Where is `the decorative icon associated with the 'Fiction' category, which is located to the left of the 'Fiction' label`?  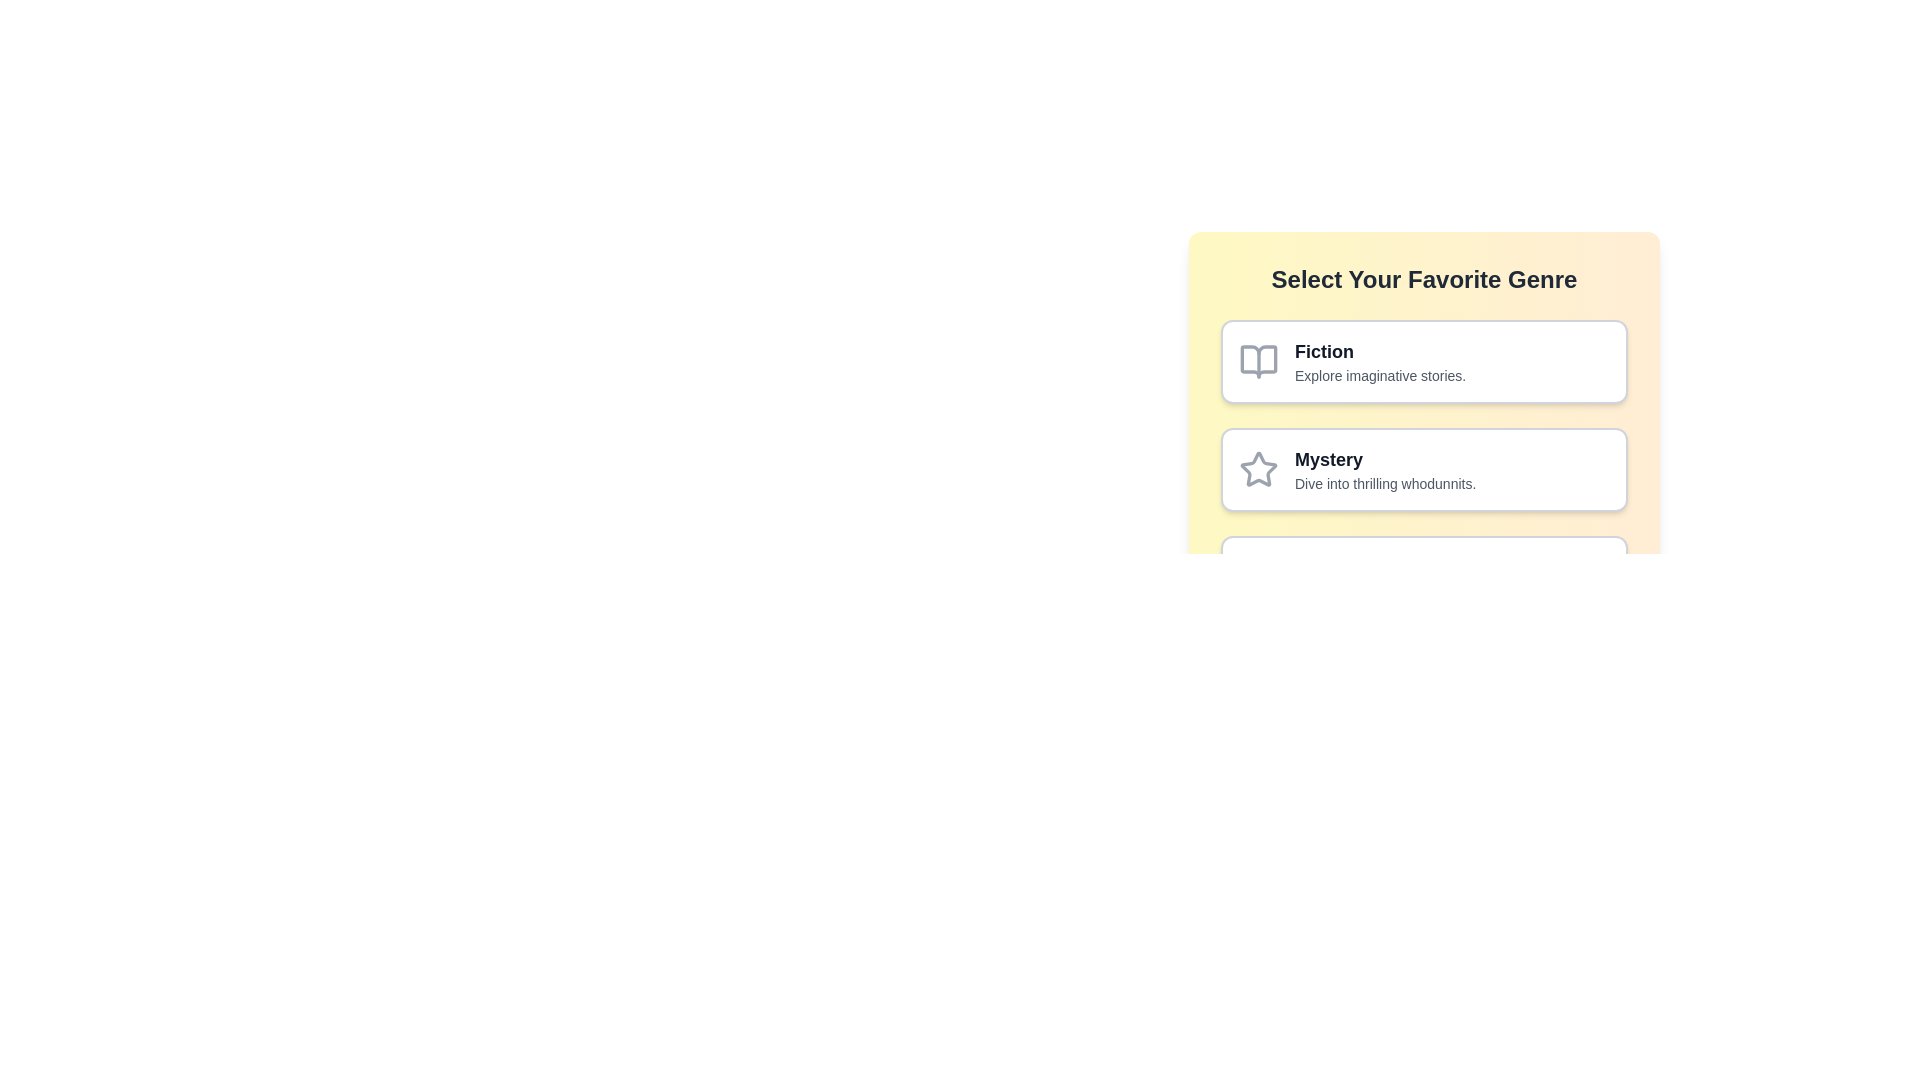
the decorative icon associated with the 'Fiction' category, which is located to the left of the 'Fiction' label is located at coordinates (1257, 362).